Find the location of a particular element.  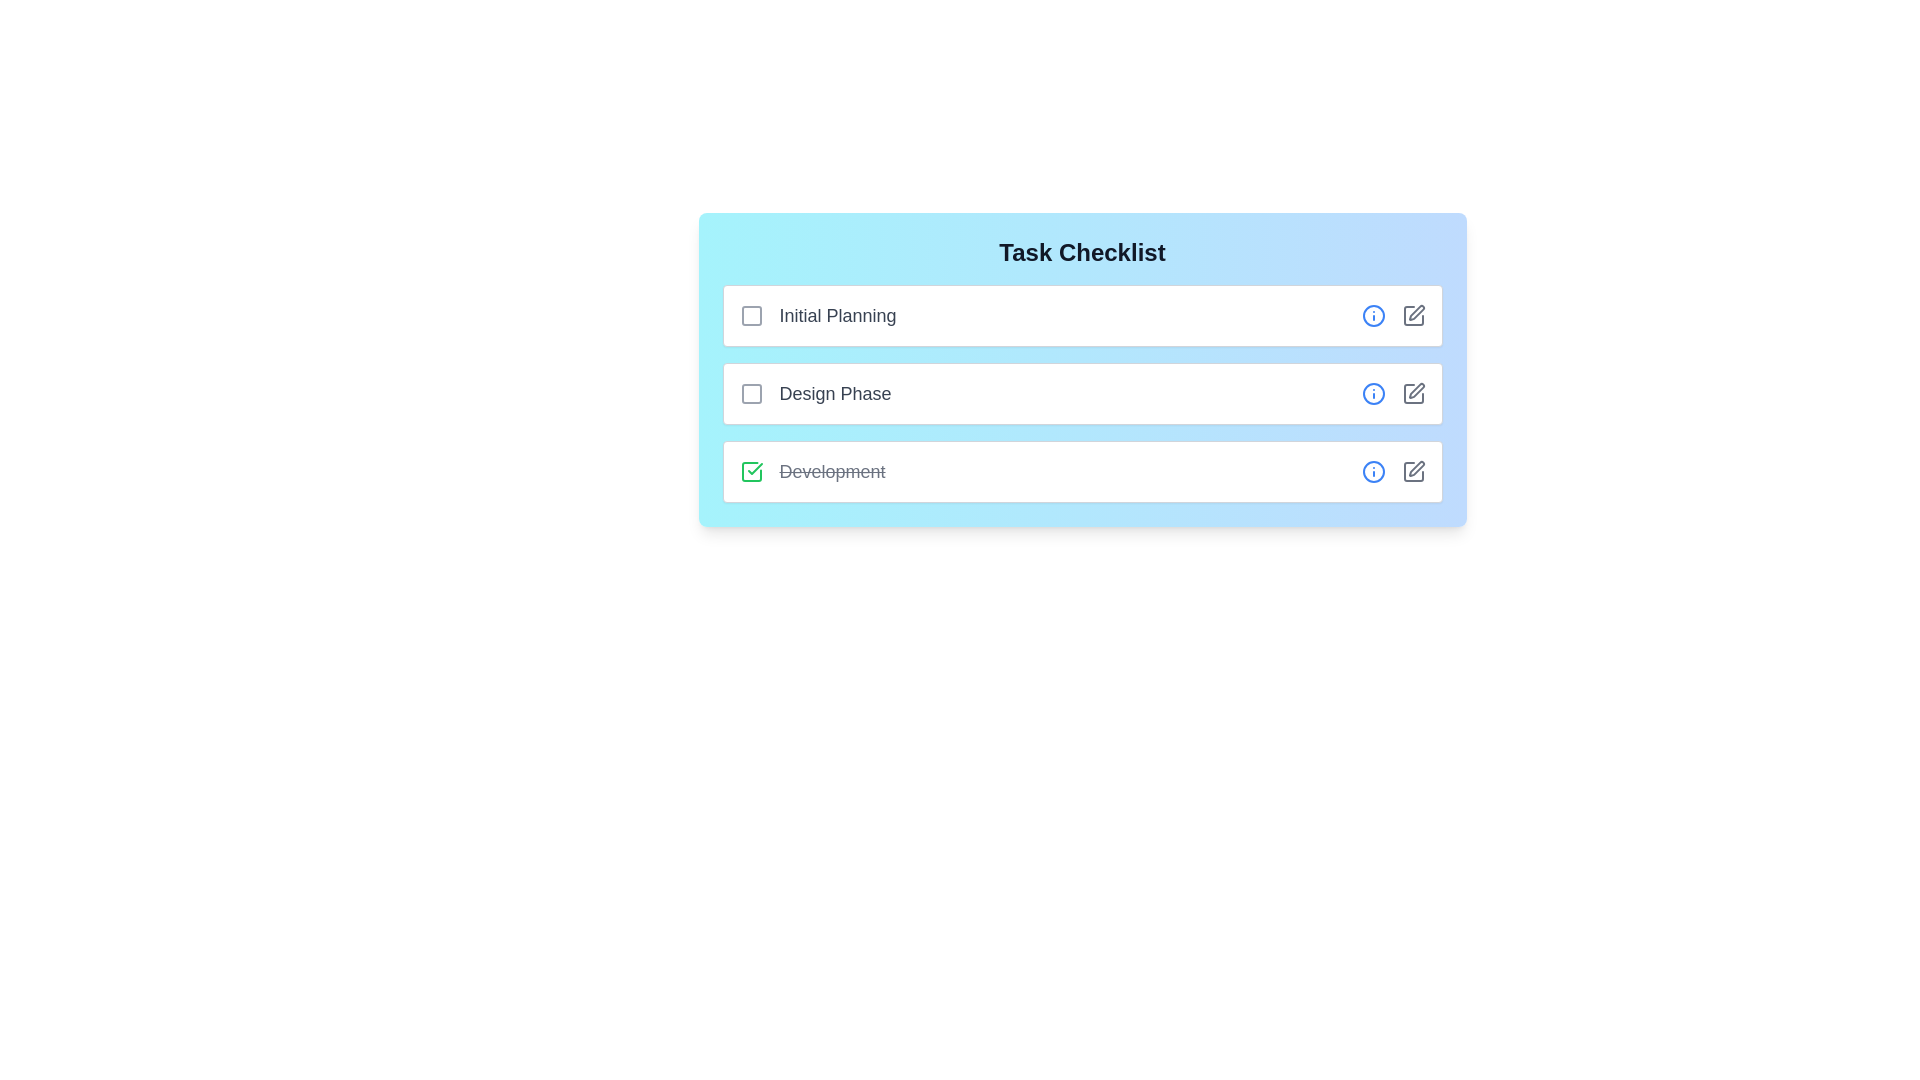

the edit icon for the task named Development is located at coordinates (1412, 471).